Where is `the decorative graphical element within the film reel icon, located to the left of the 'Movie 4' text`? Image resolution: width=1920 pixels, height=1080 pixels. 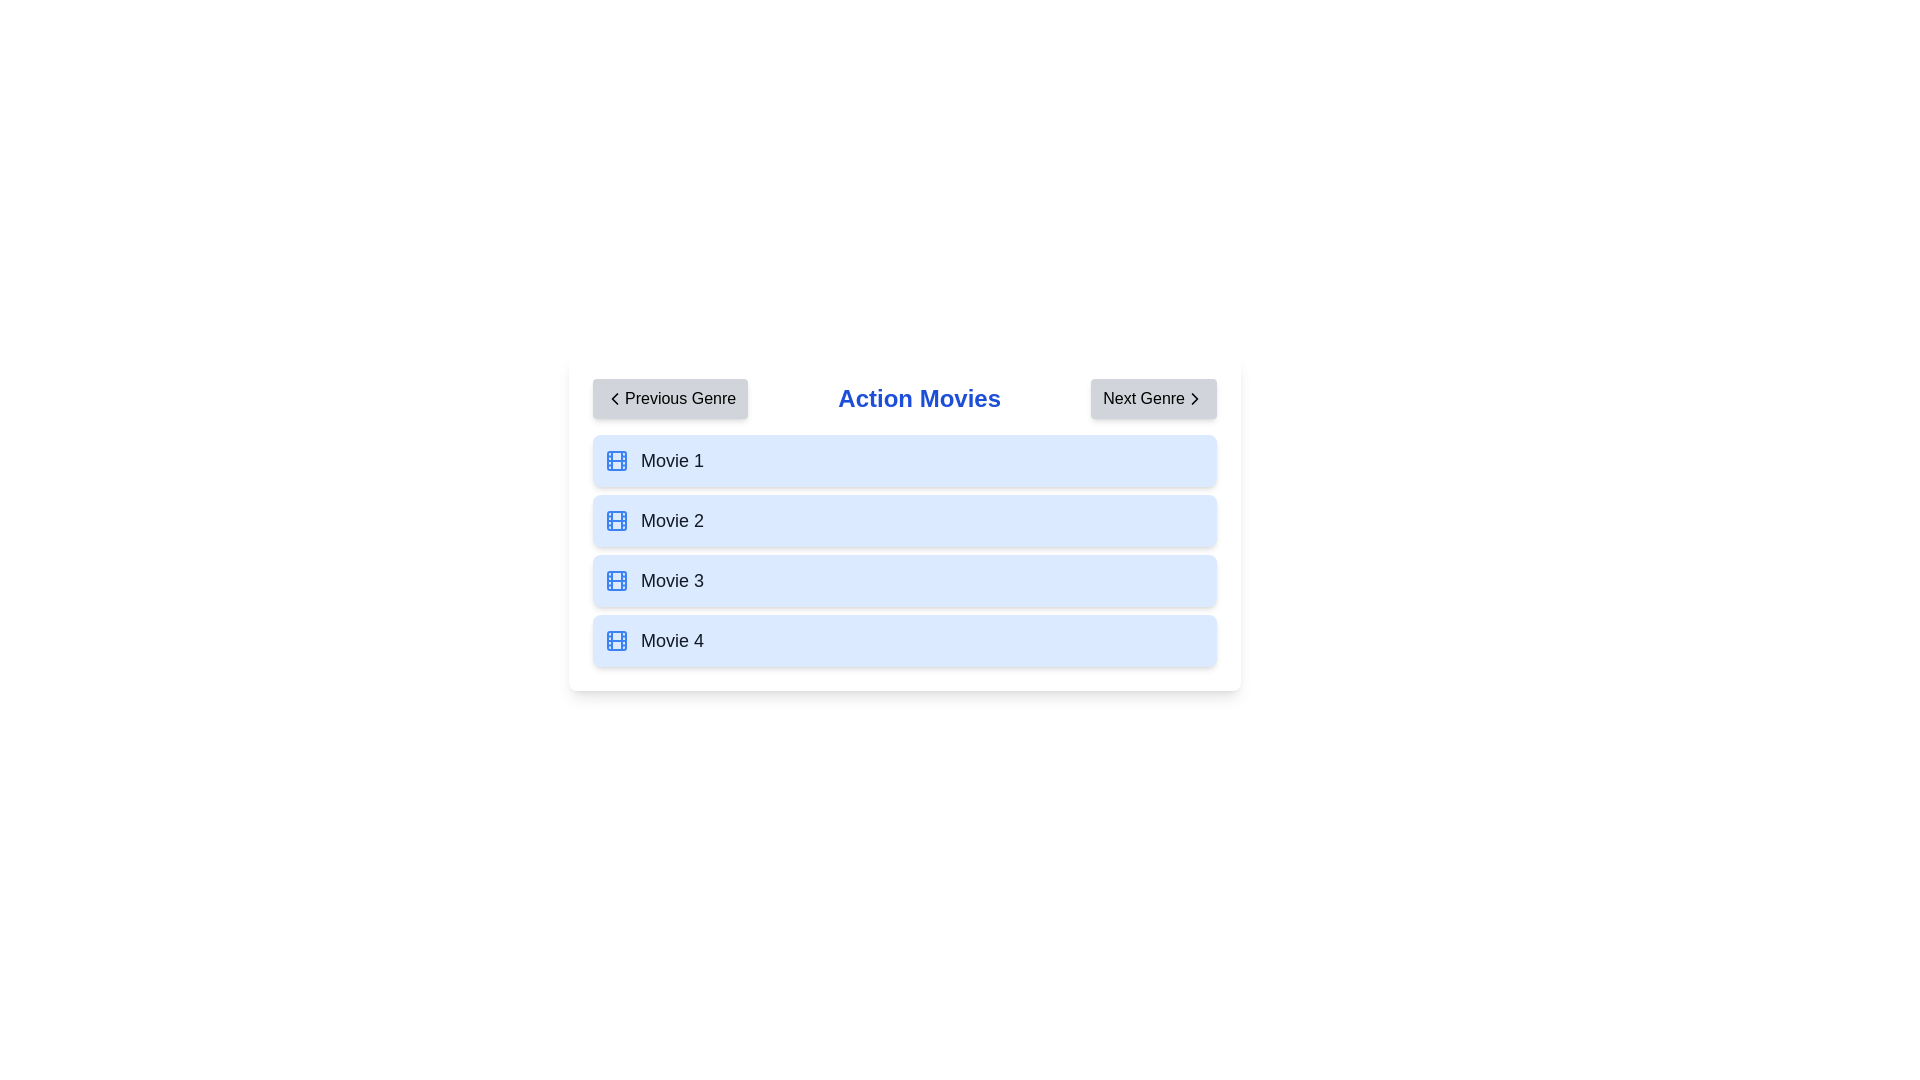 the decorative graphical element within the film reel icon, located to the left of the 'Movie 4' text is located at coordinates (616, 640).